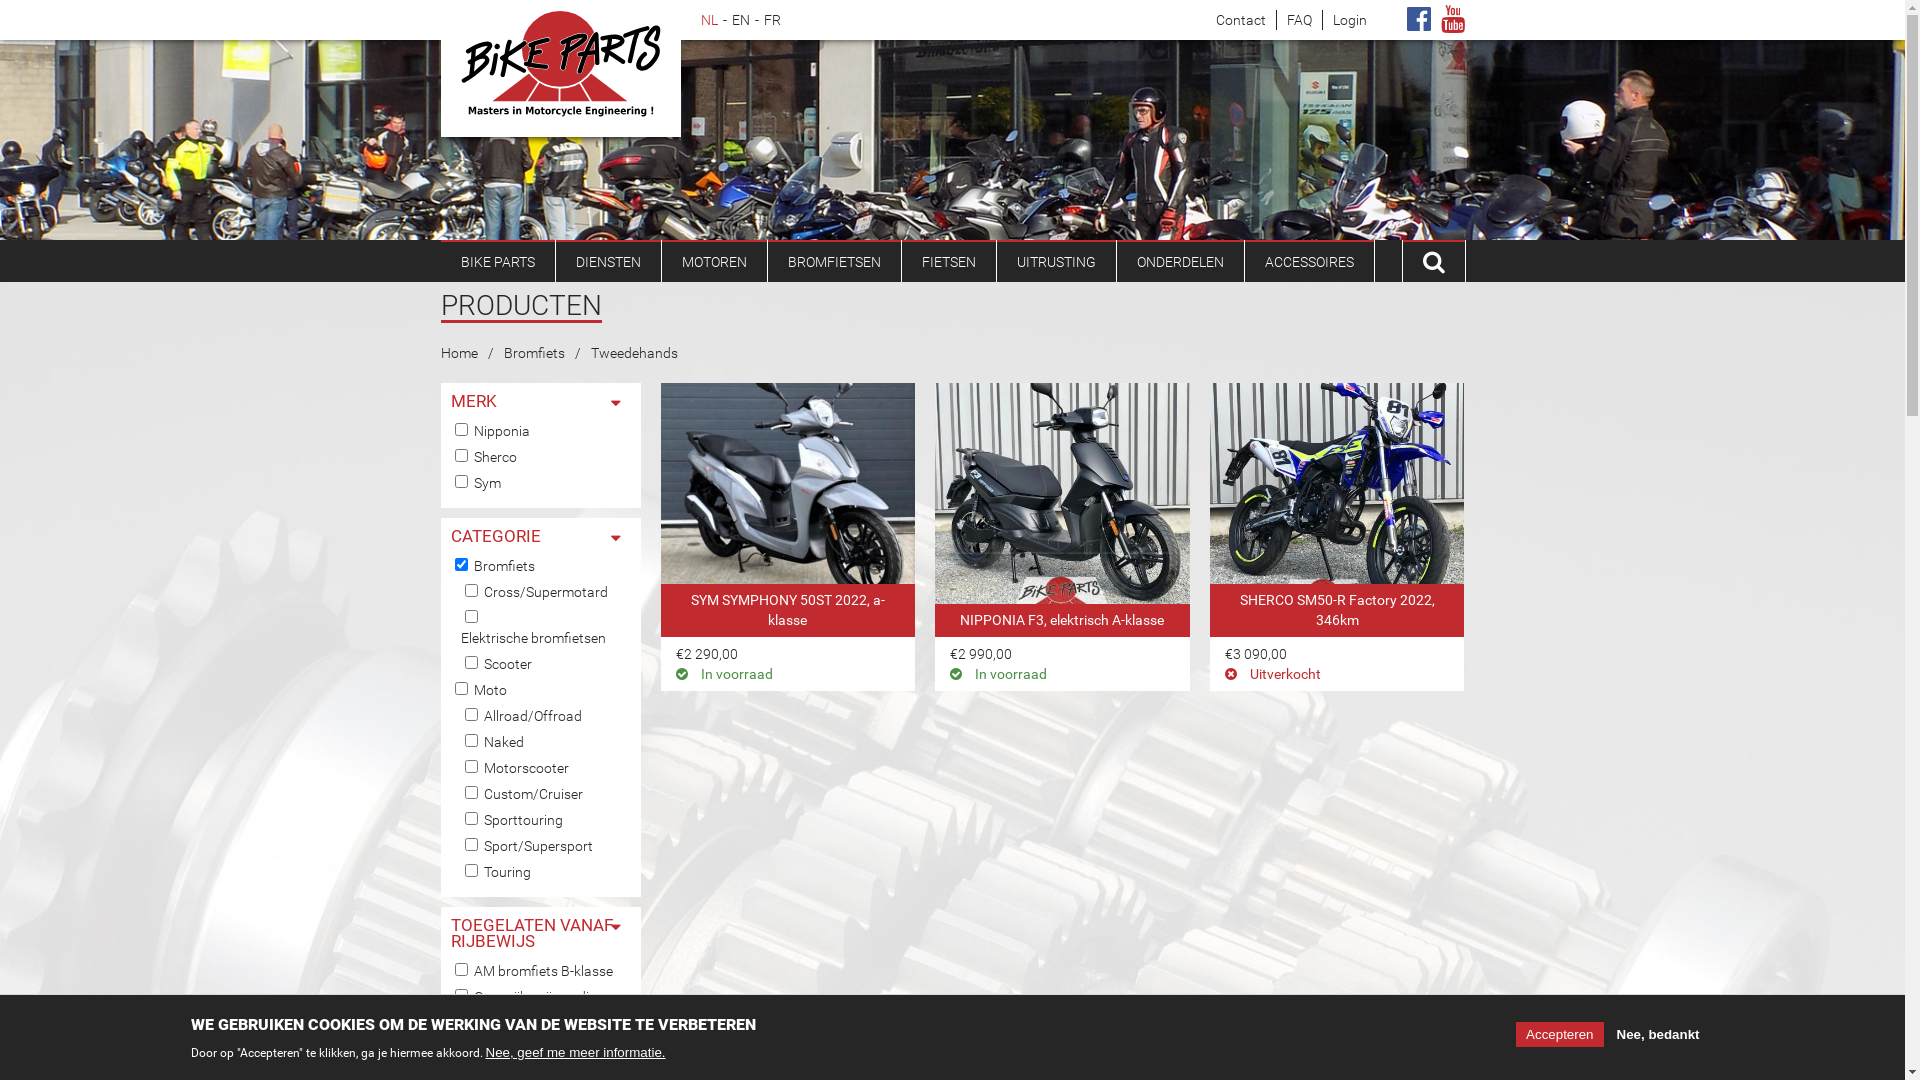 The image size is (1920, 1080). I want to click on 'NL', so click(708, 19).